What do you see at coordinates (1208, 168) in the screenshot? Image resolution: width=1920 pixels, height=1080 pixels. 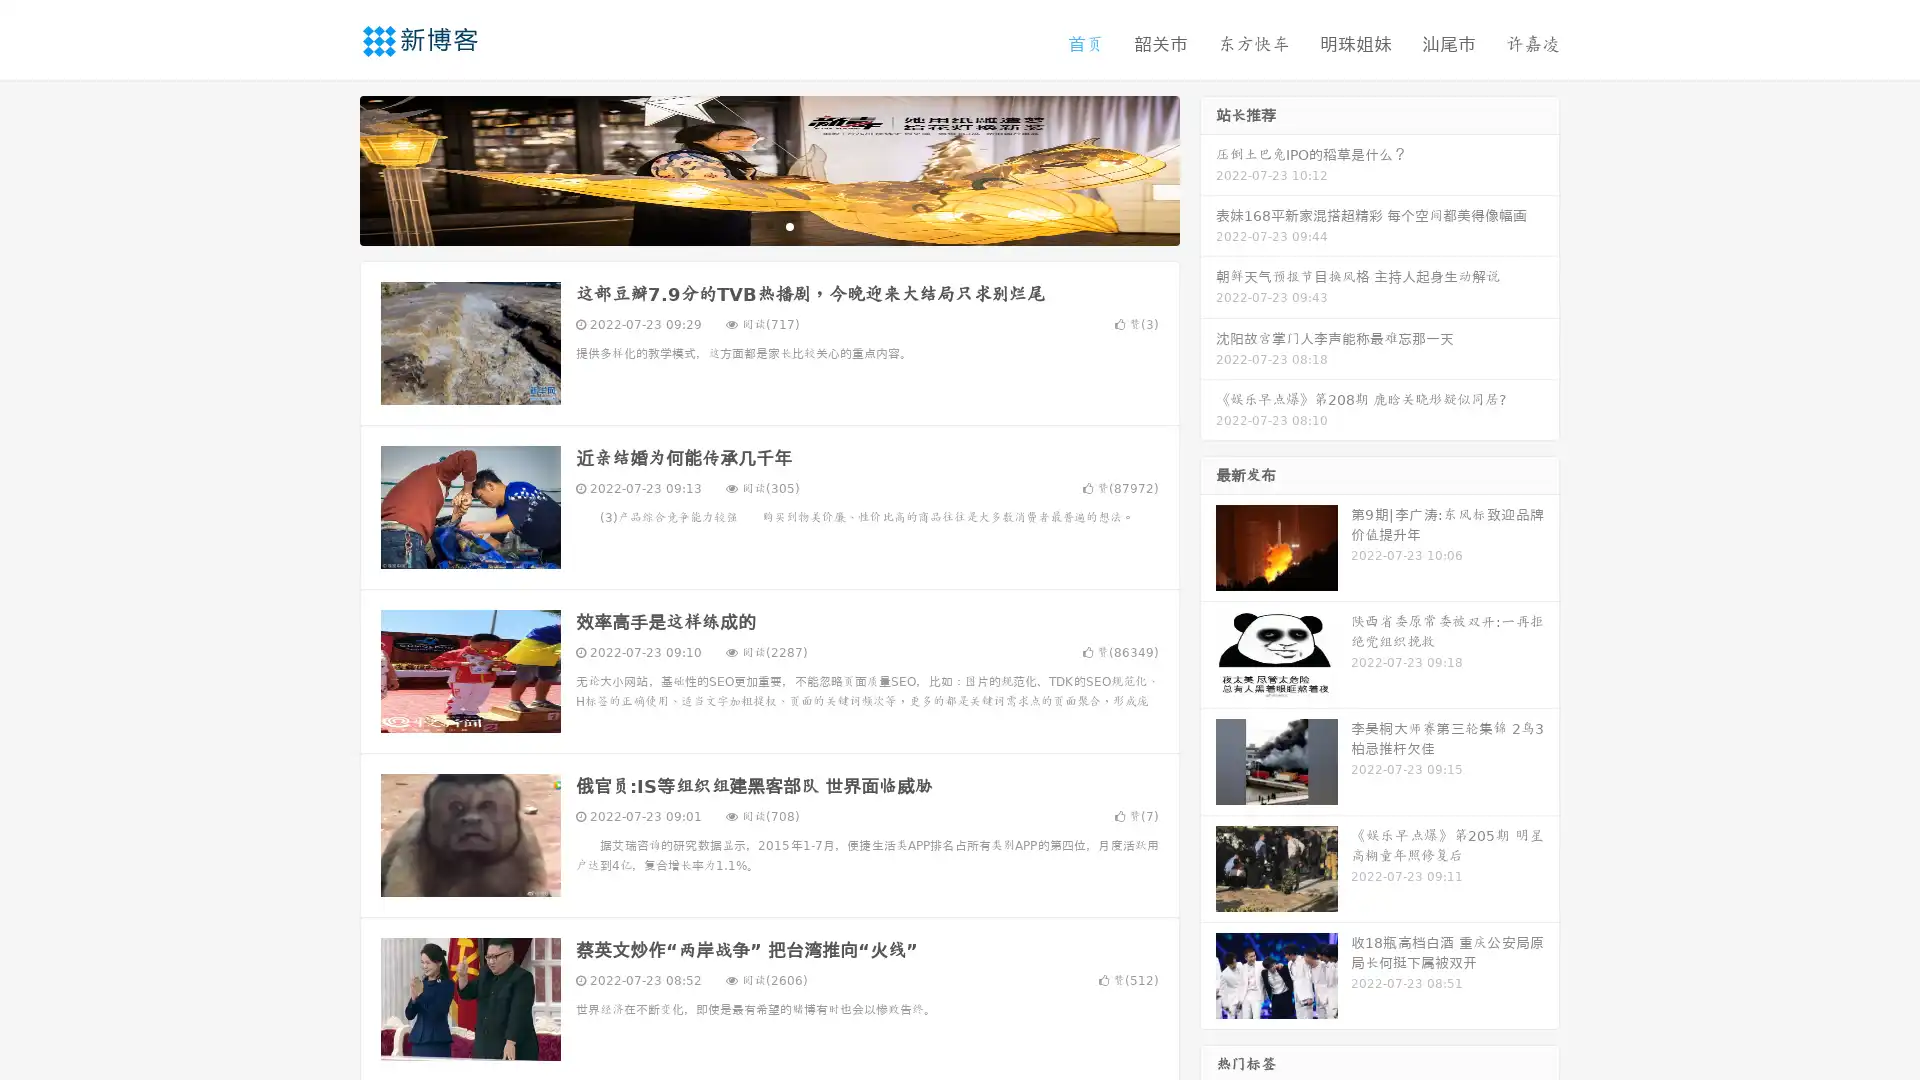 I see `Next slide` at bounding box center [1208, 168].